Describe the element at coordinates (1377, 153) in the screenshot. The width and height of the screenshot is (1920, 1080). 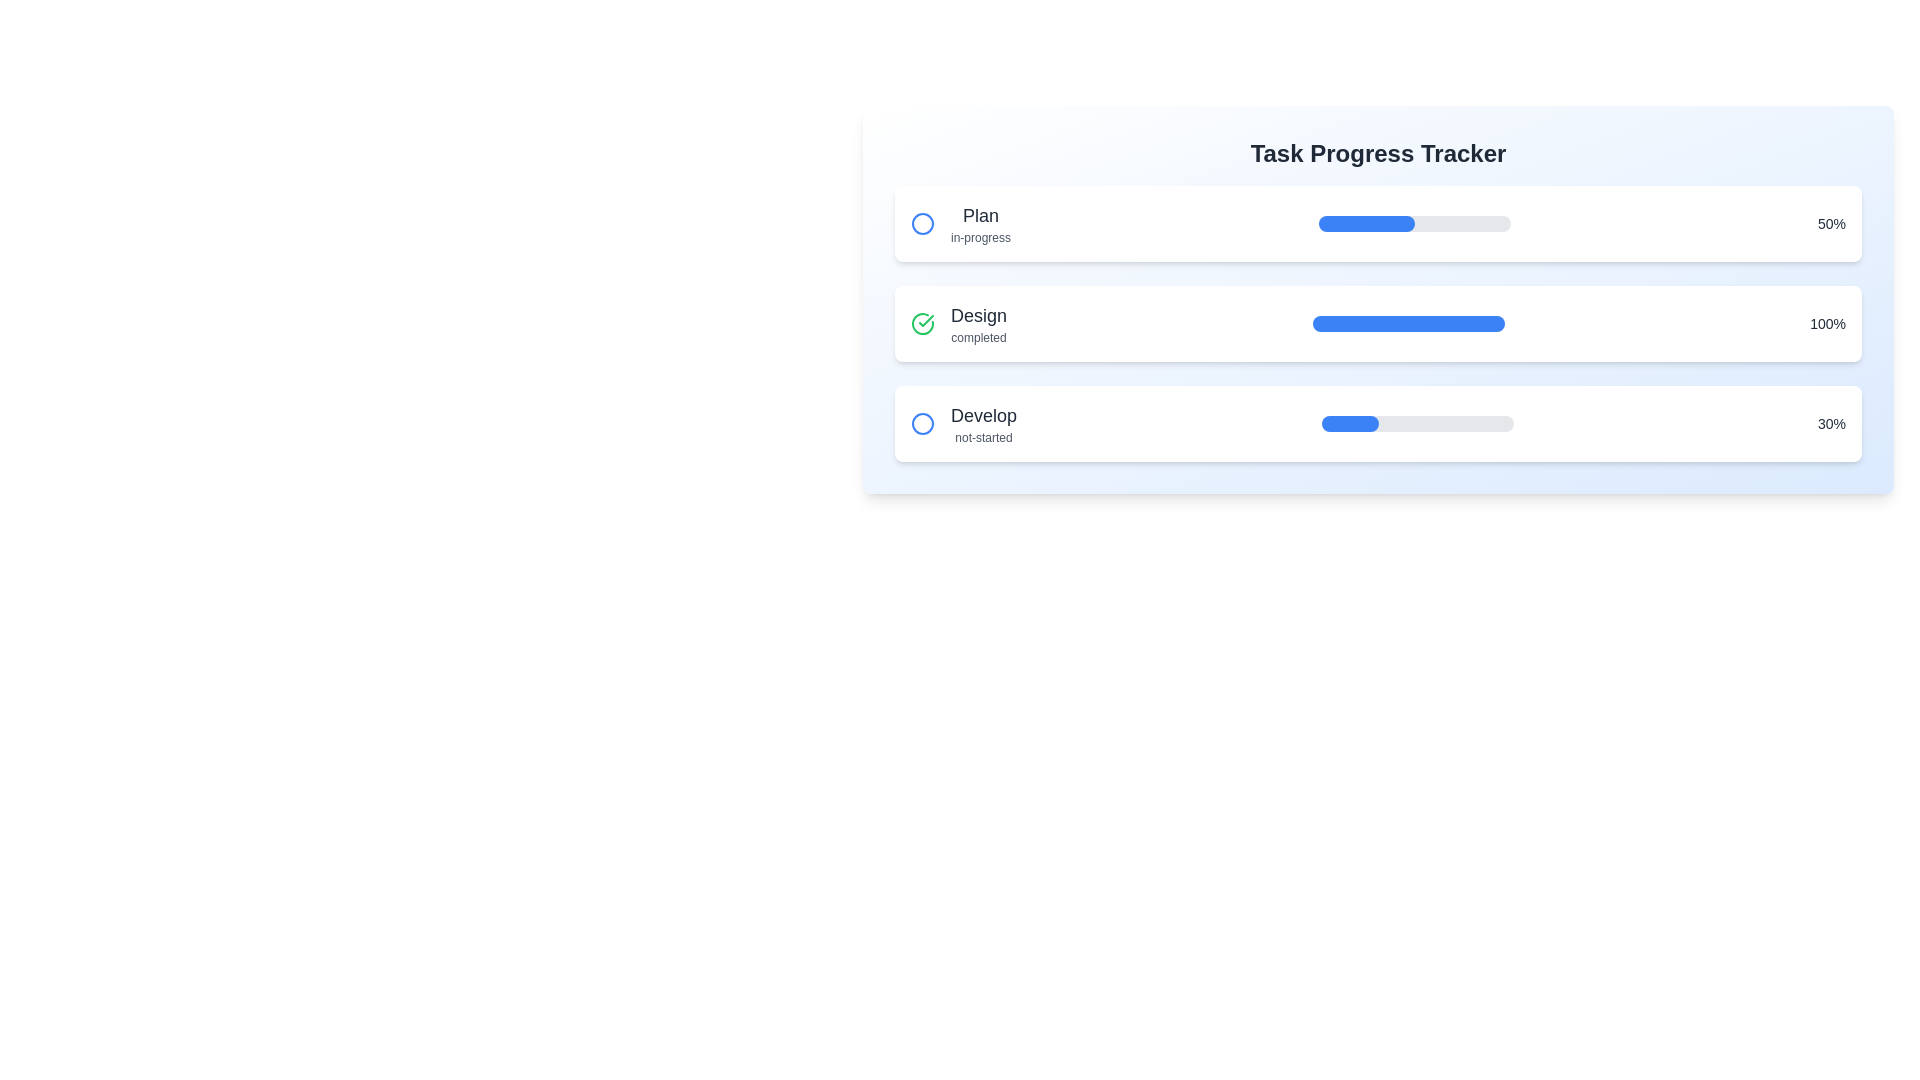
I see `the header text element that serves as the title of the section, providing context about task progress, located at the top of a card-like structure` at that location.